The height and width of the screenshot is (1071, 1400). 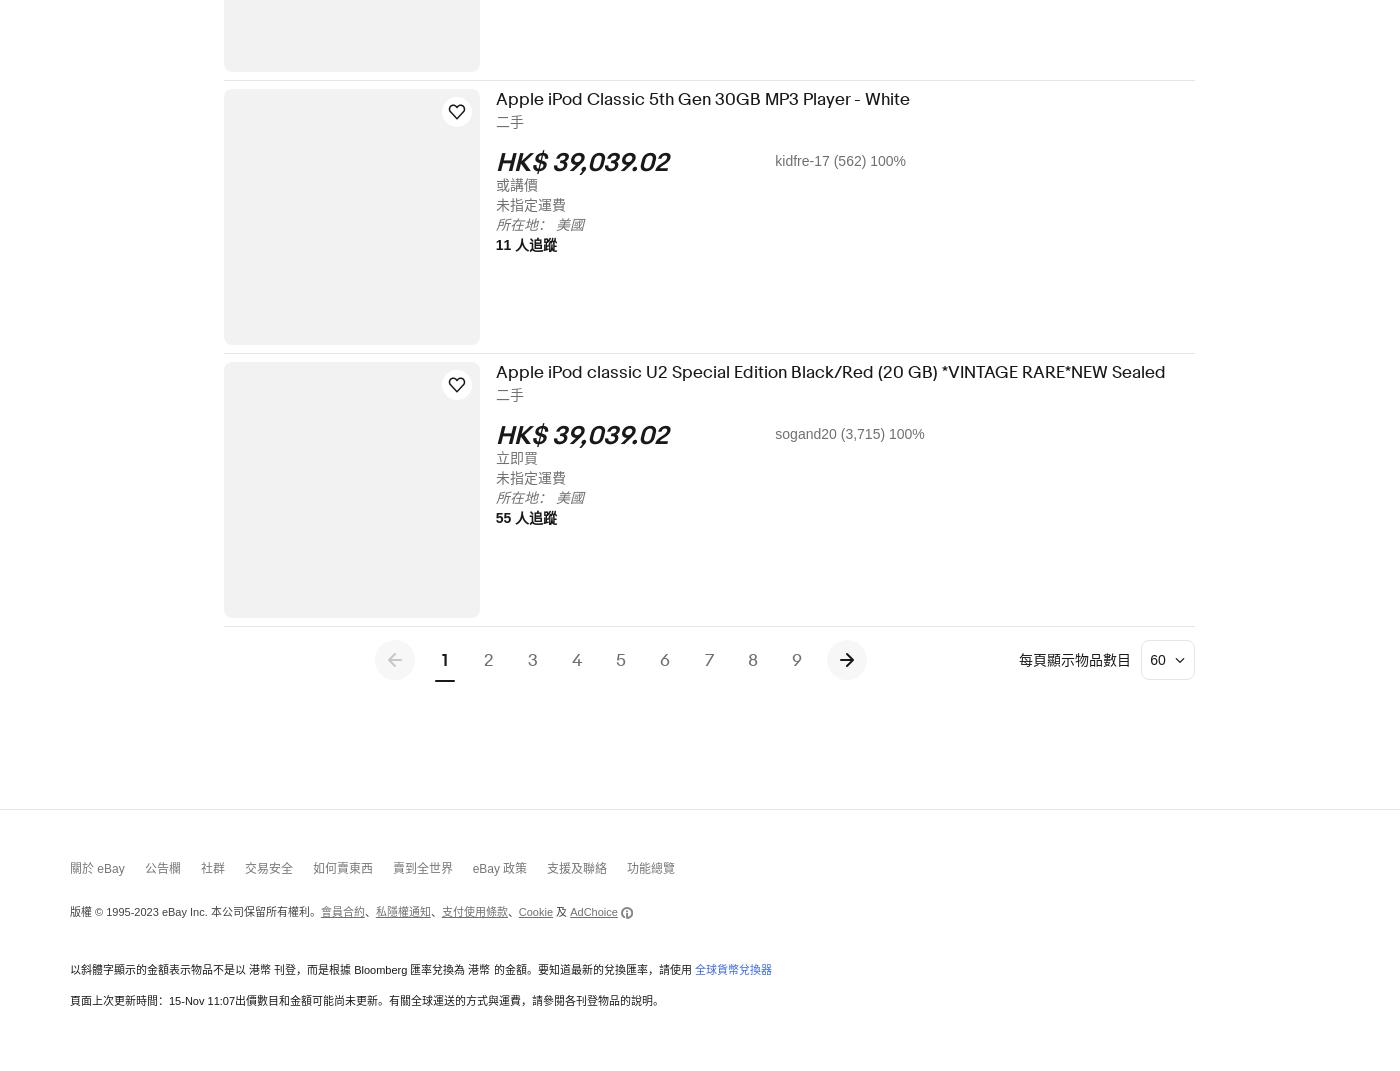 What do you see at coordinates (539, 517) in the screenshot?
I see `'55 人追蹤'` at bounding box center [539, 517].